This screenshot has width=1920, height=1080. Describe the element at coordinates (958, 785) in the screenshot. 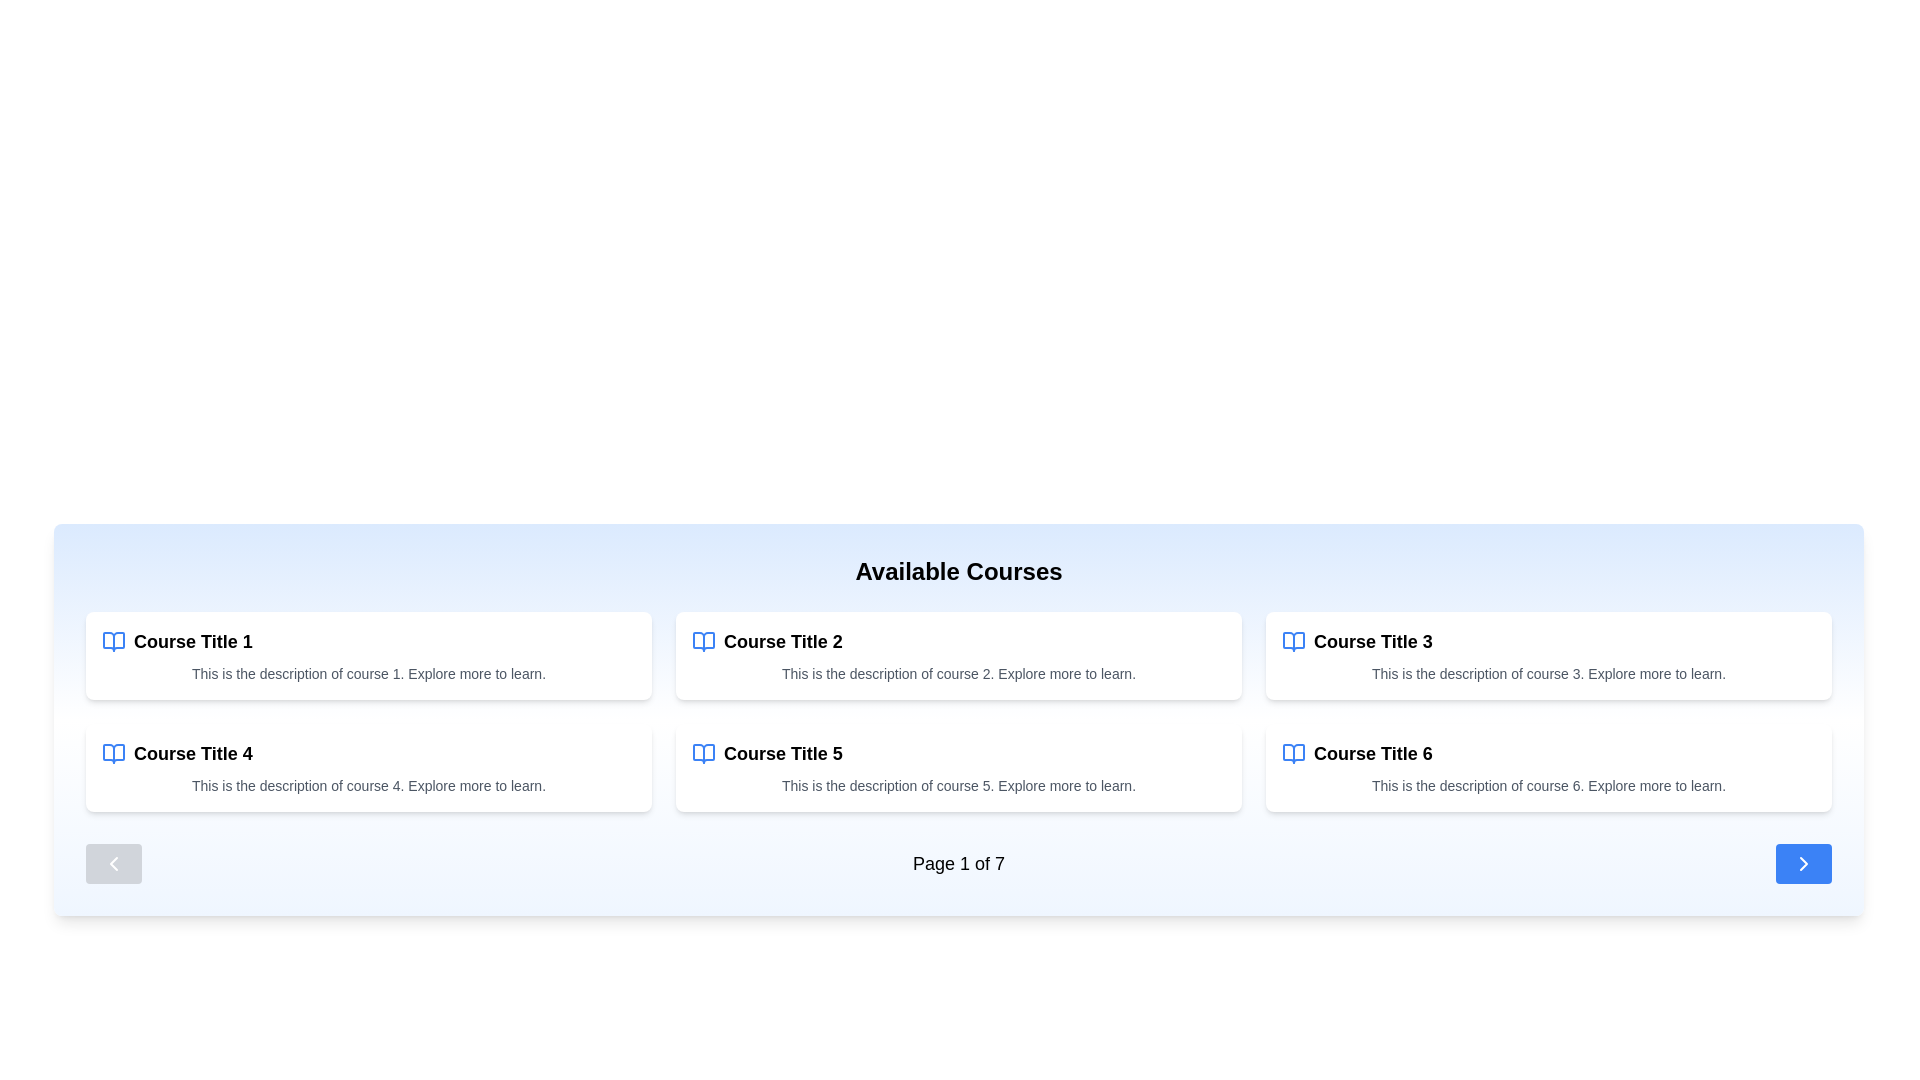

I see `text content of the gray small-sized Text label located directly below 'Course Title 5' in the second row and second column of the grid layout` at that location.